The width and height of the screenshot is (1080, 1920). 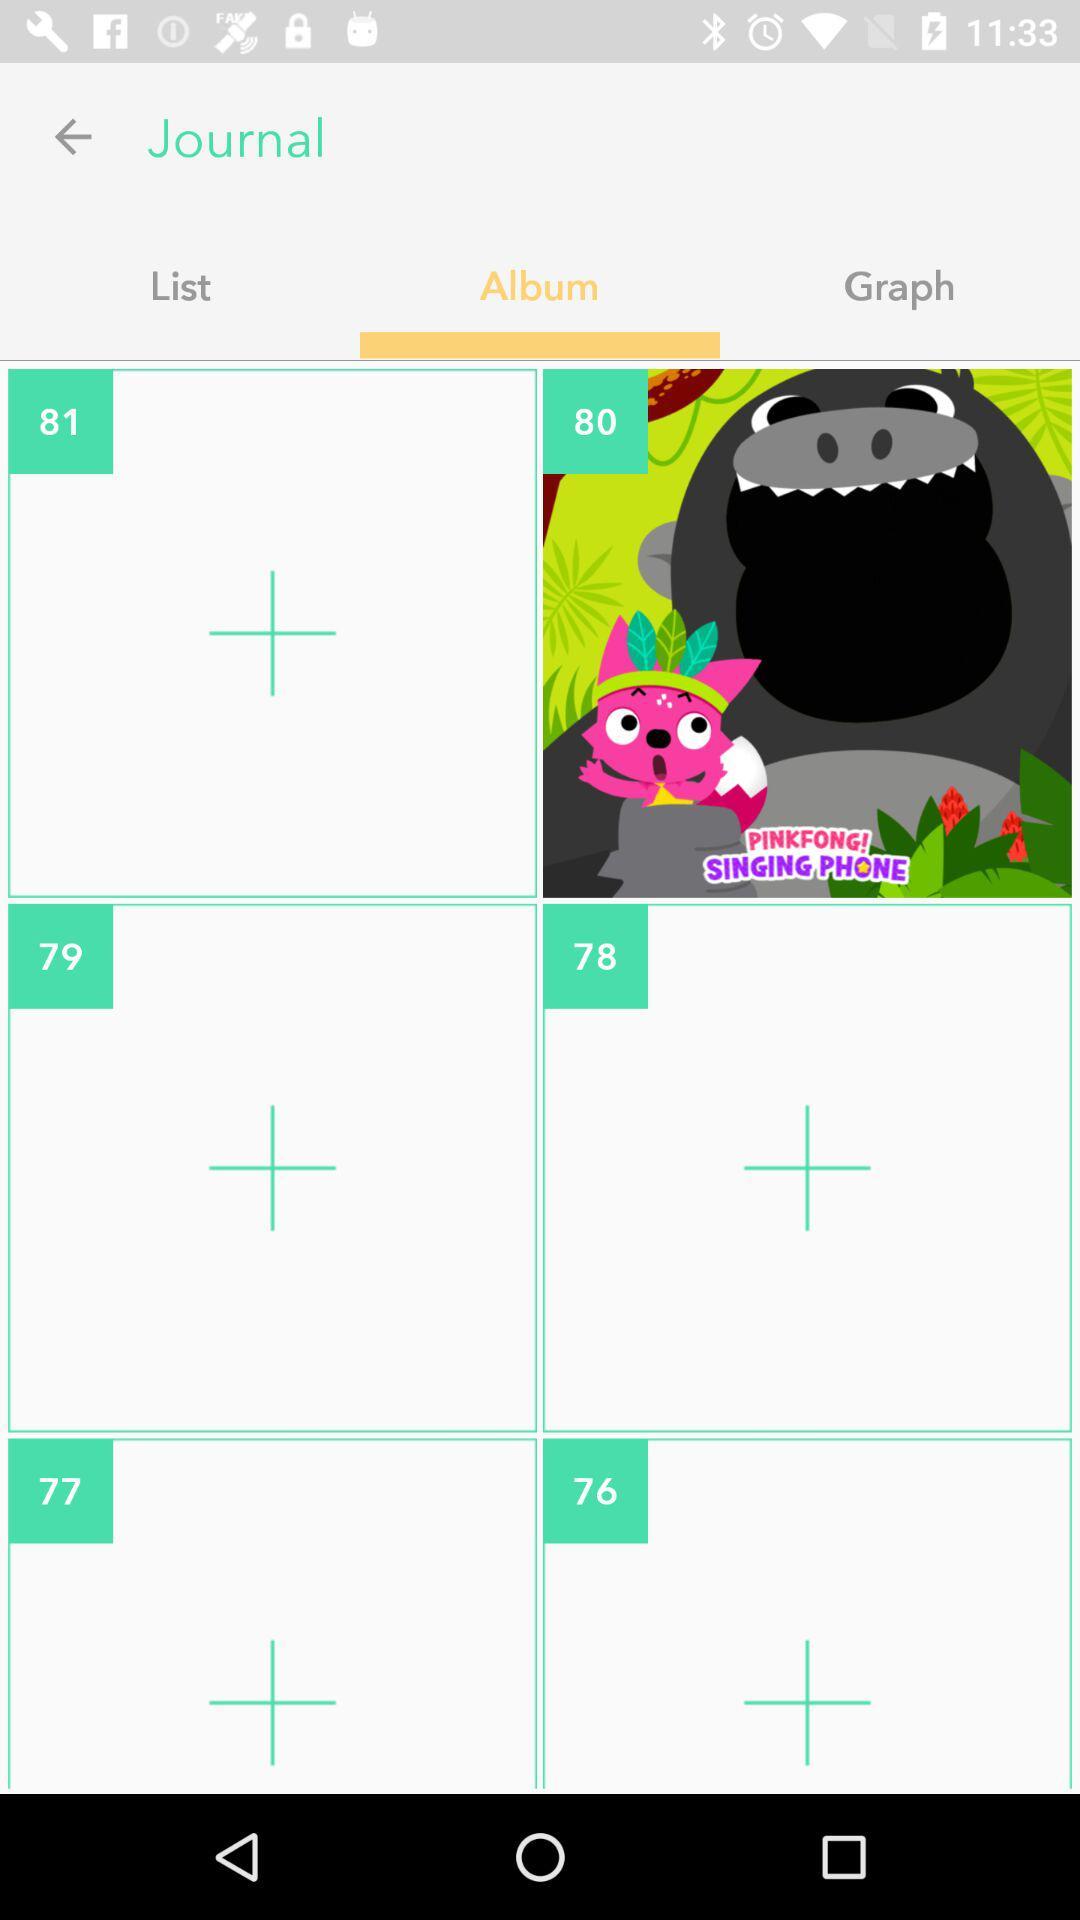 I want to click on icon to the left of journal item, so click(x=72, y=135).